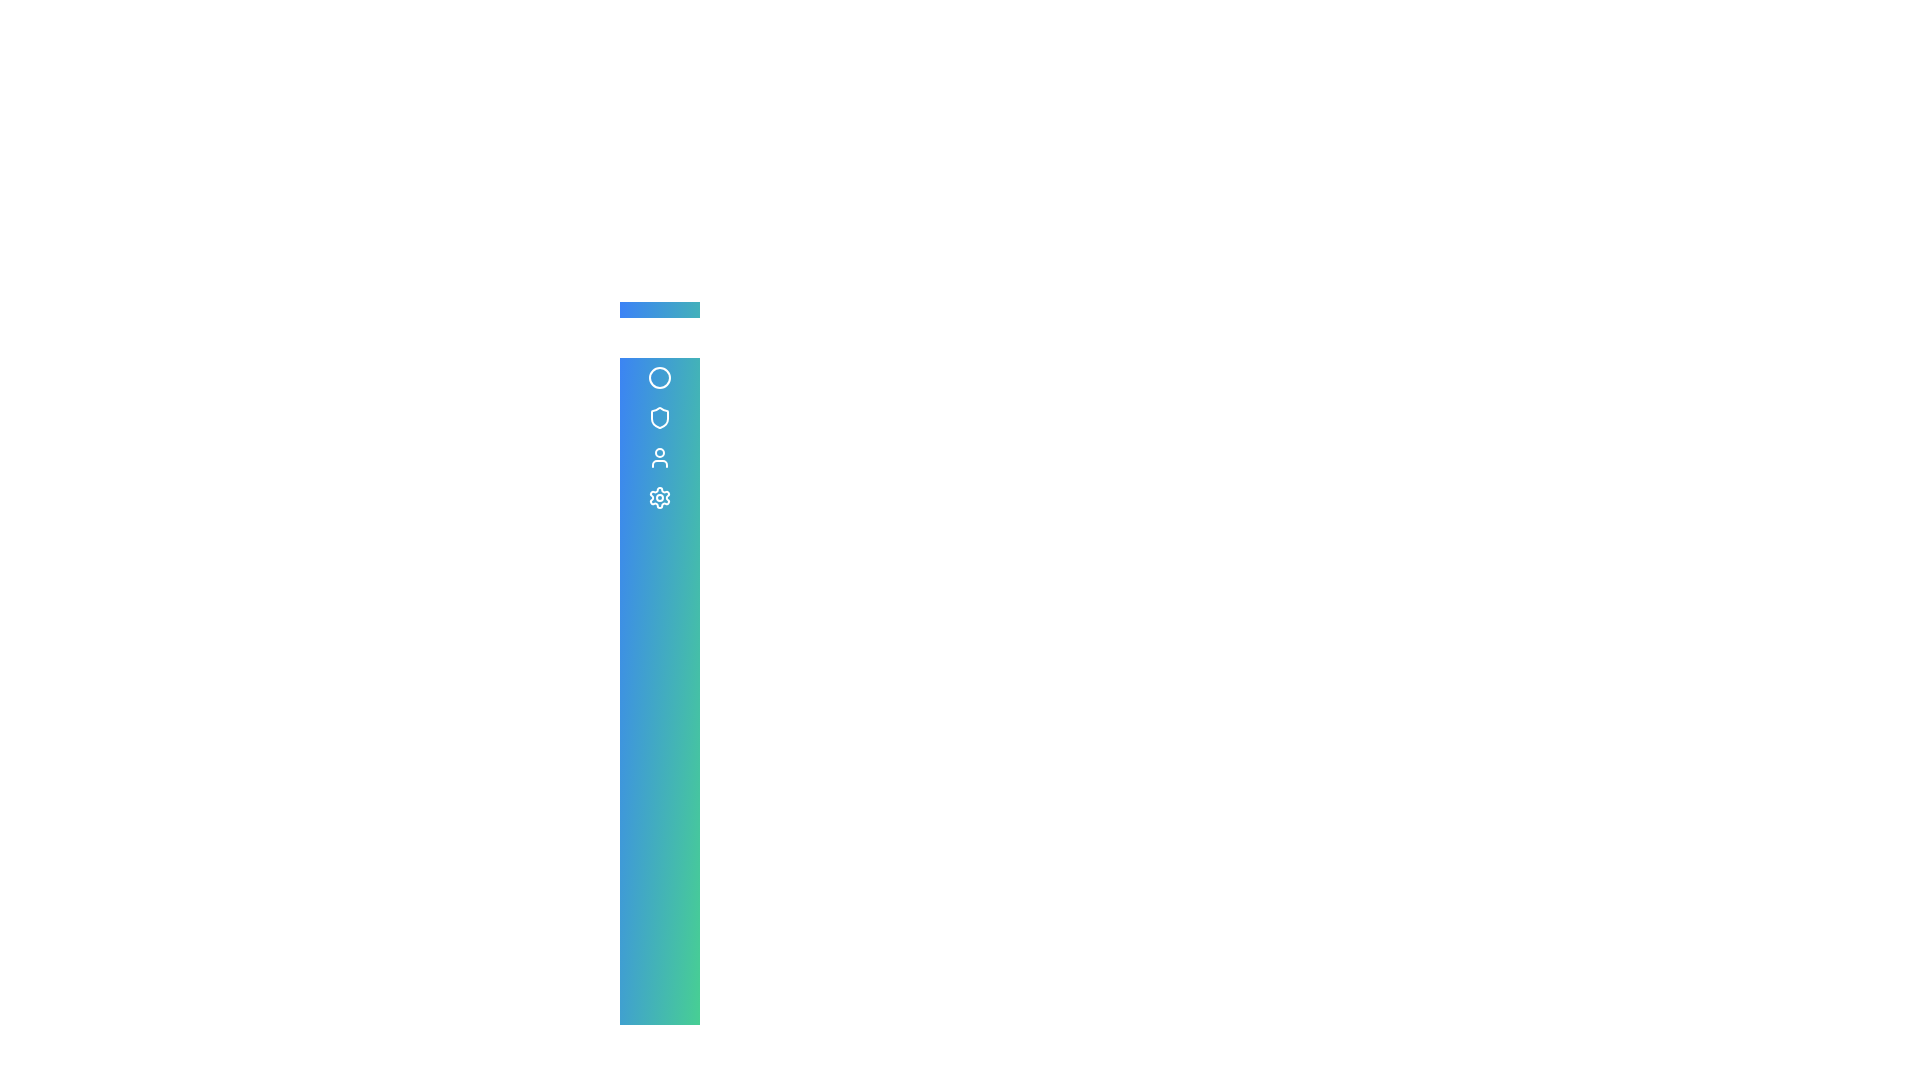 The image size is (1920, 1080). I want to click on the first circular icon with a blue fill and white edge located in the vertical gradient-colored sidebar, so click(660, 378).